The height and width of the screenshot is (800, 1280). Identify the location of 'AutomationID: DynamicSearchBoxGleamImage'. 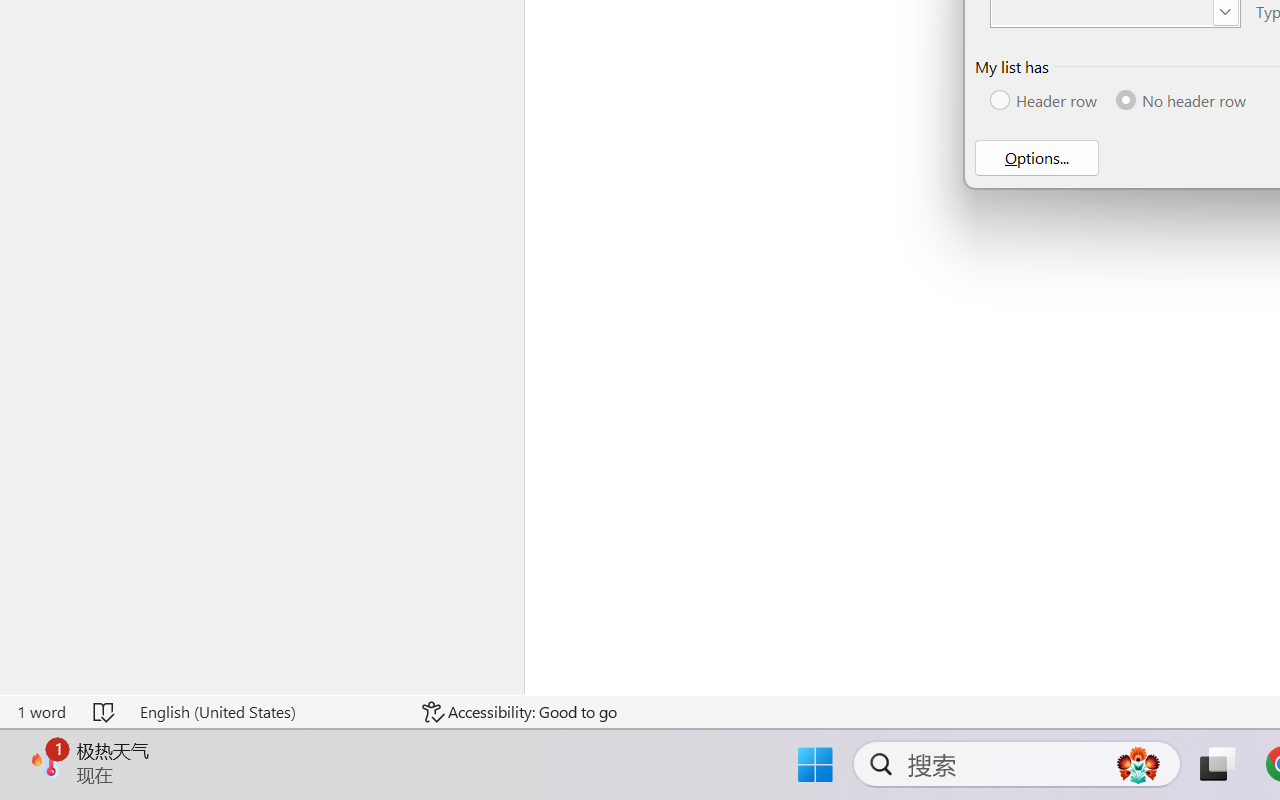
(1138, 764).